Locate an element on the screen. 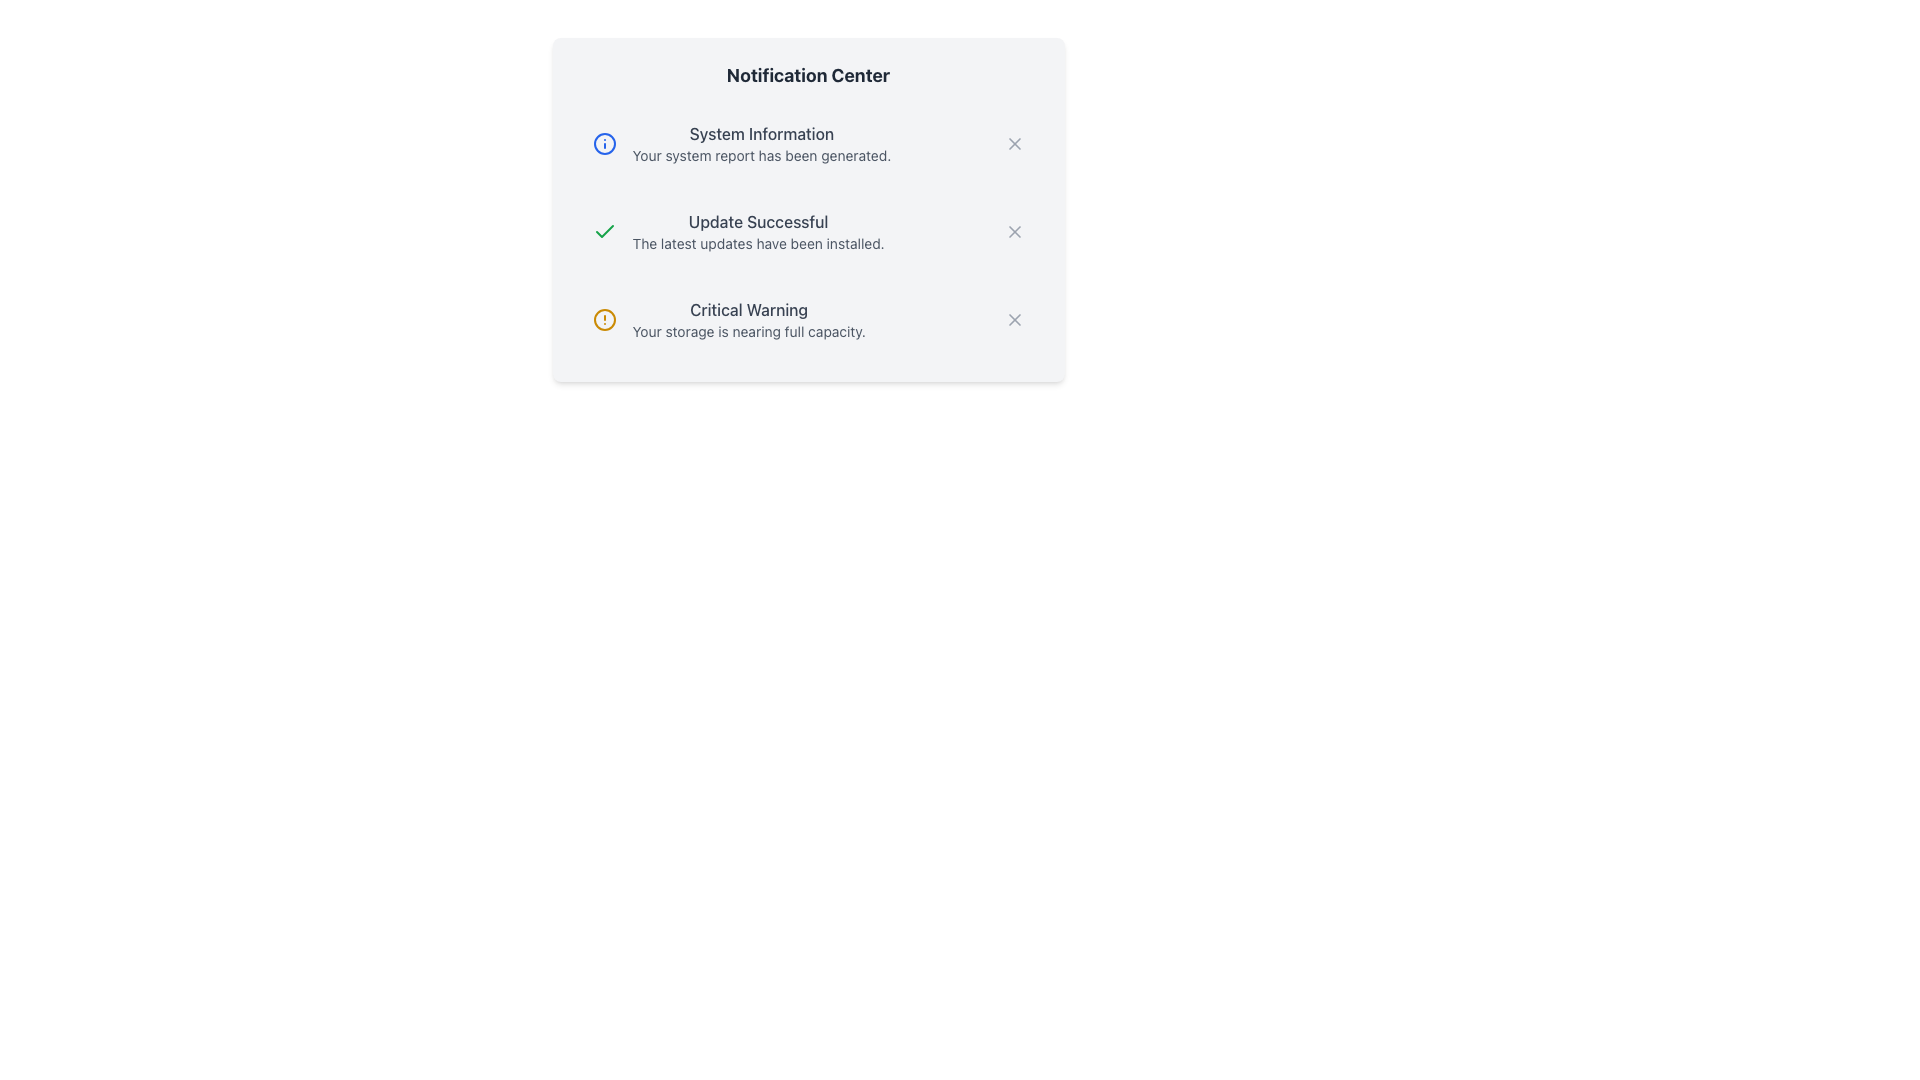 The image size is (1920, 1080). the second notification item in the Notification Center that indicates the completion of an update process is located at coordinates (808, 230).